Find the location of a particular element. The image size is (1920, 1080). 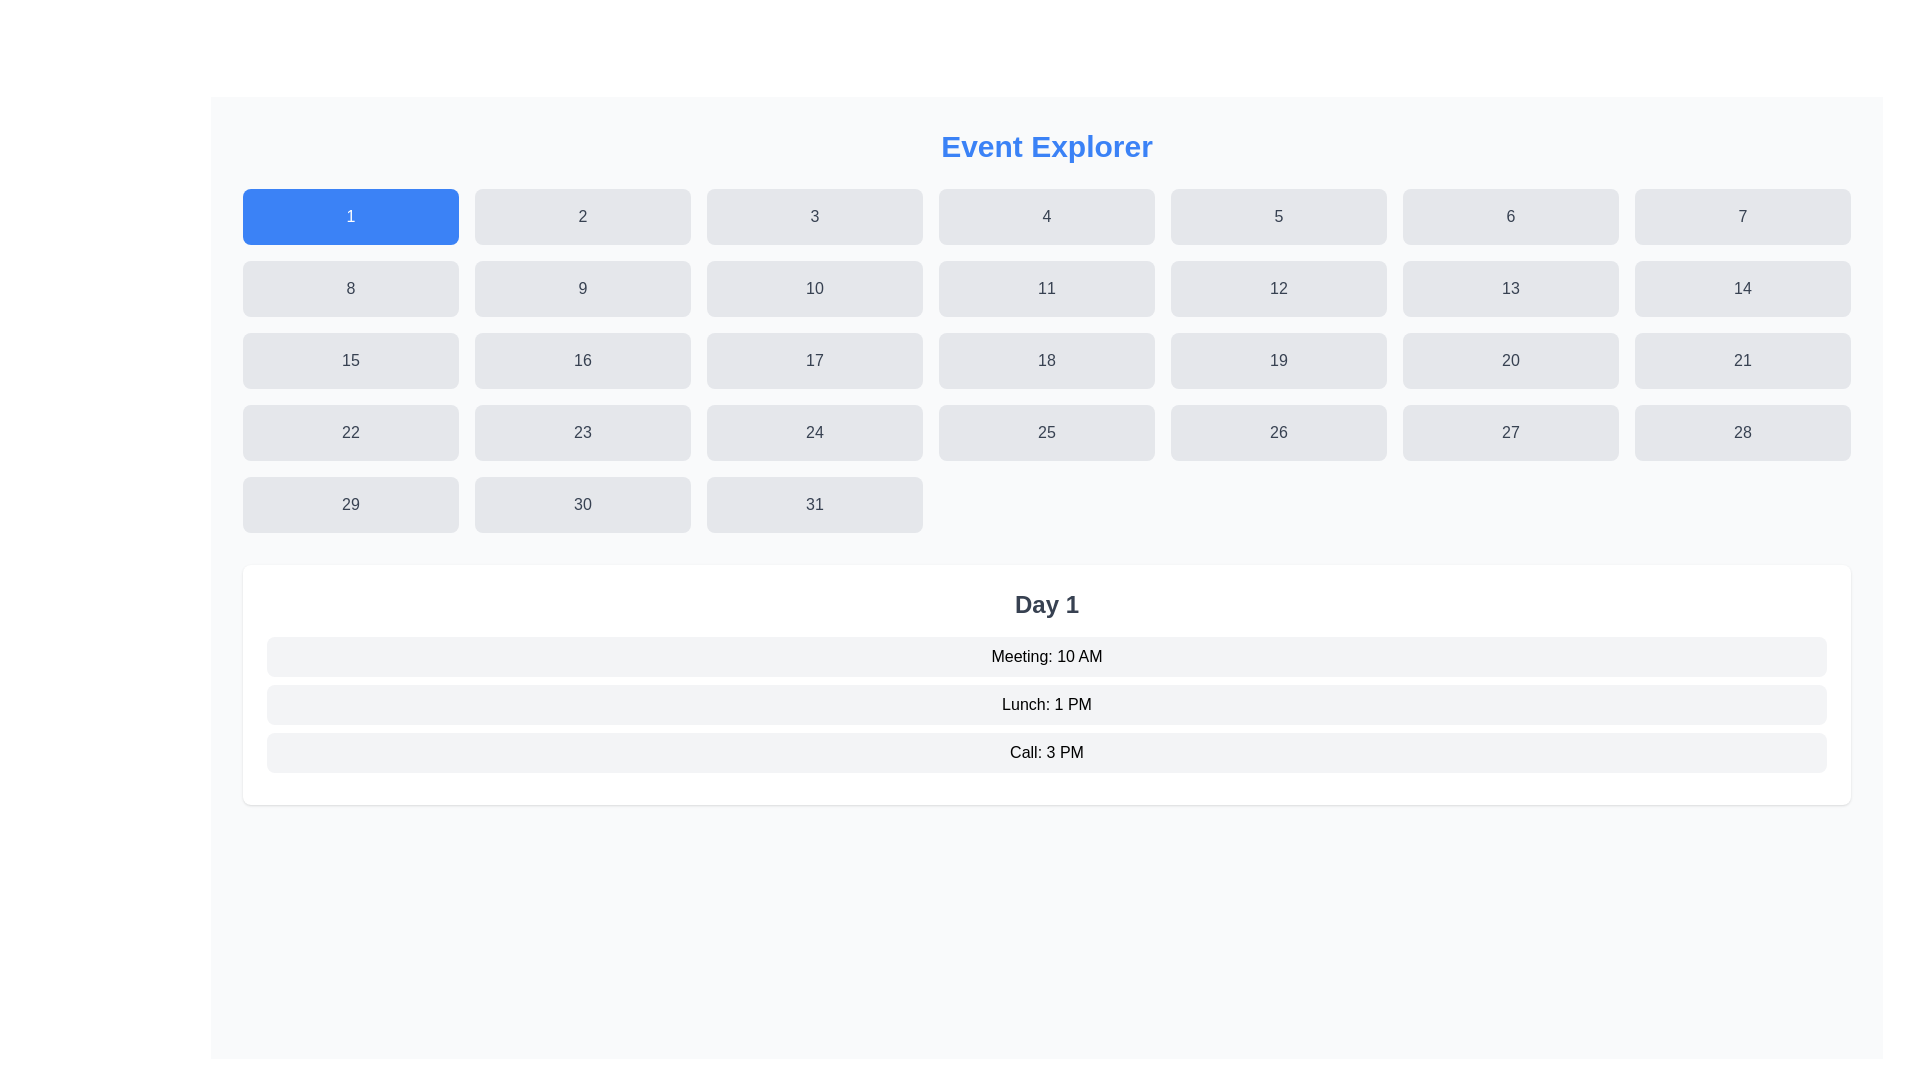

the rectangular button with rounded corners, light gray background, and the number '7' centered within it is located at coordinates (1741, 216).